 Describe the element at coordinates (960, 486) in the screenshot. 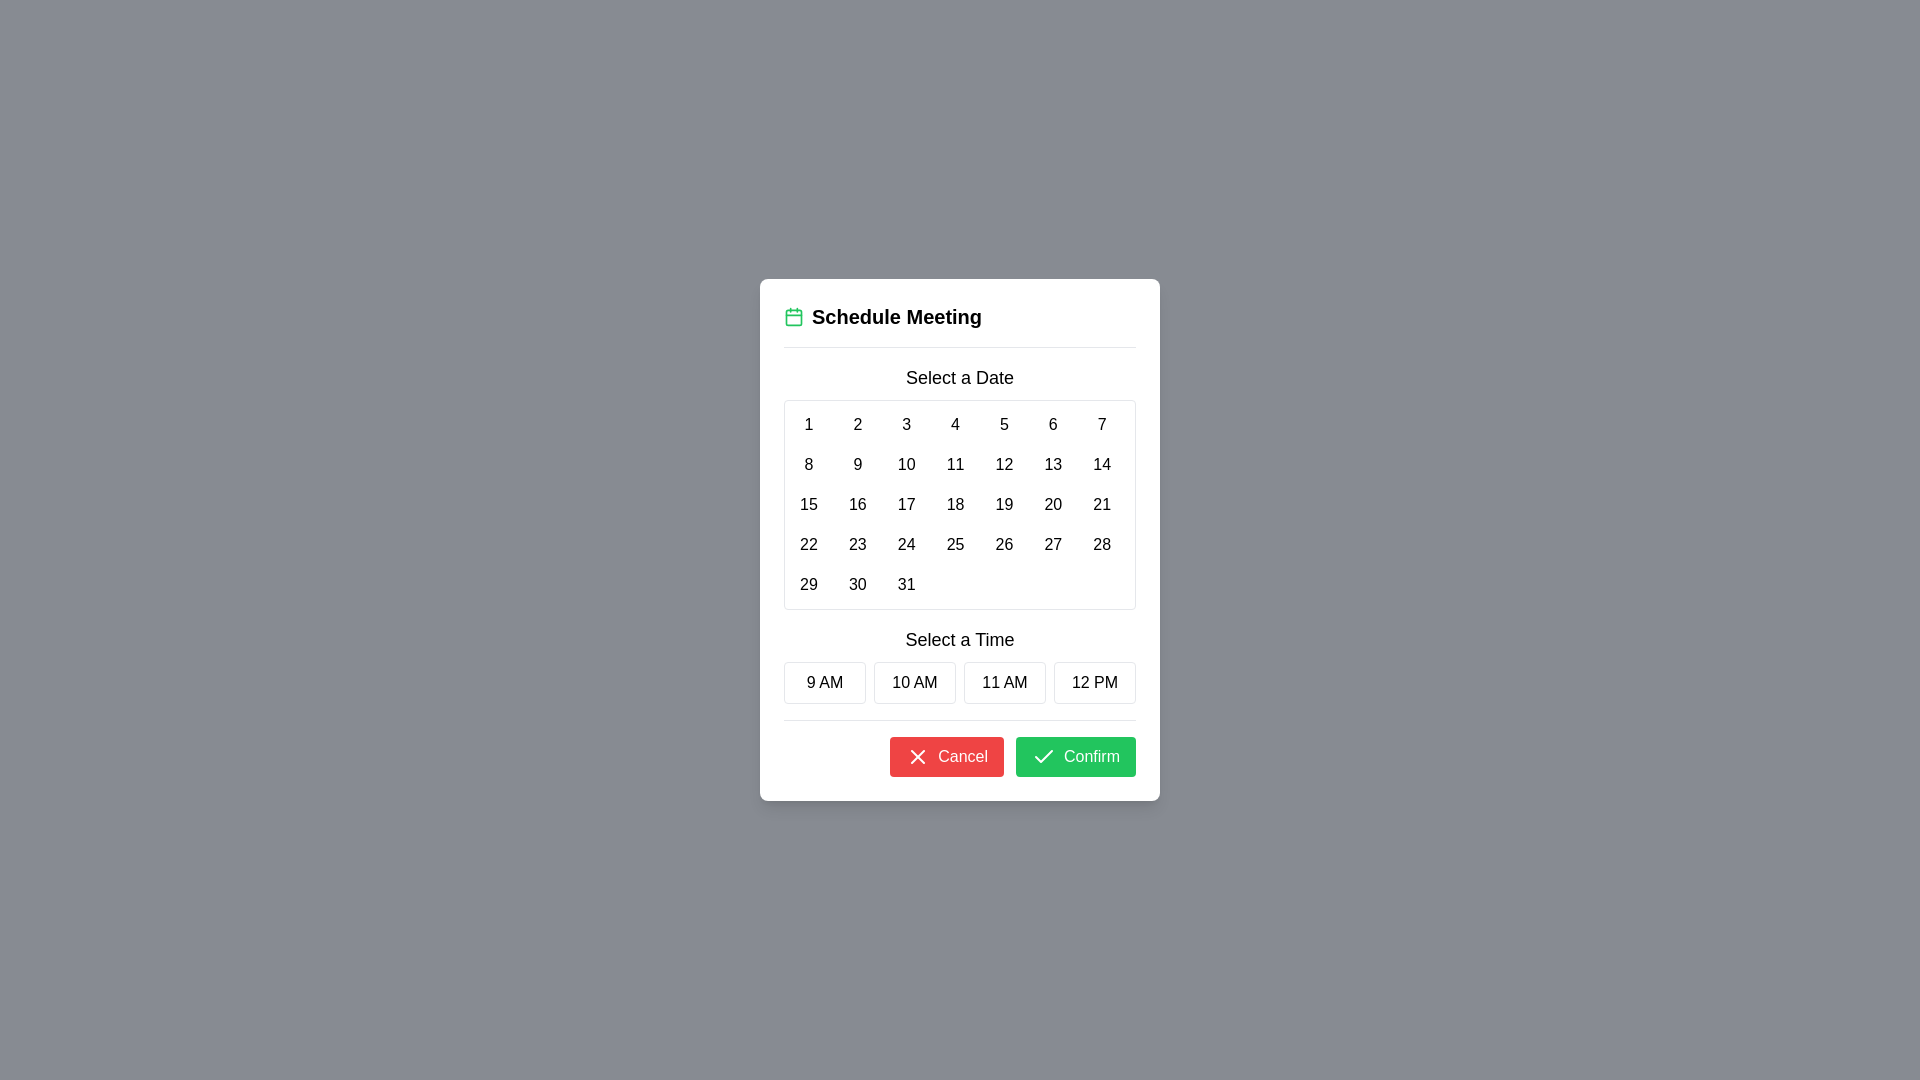

I see `the specific date button in the calendar grid located below the 'Select a Date' header in the 'Schedule Meeting' modal dialog` at that location.